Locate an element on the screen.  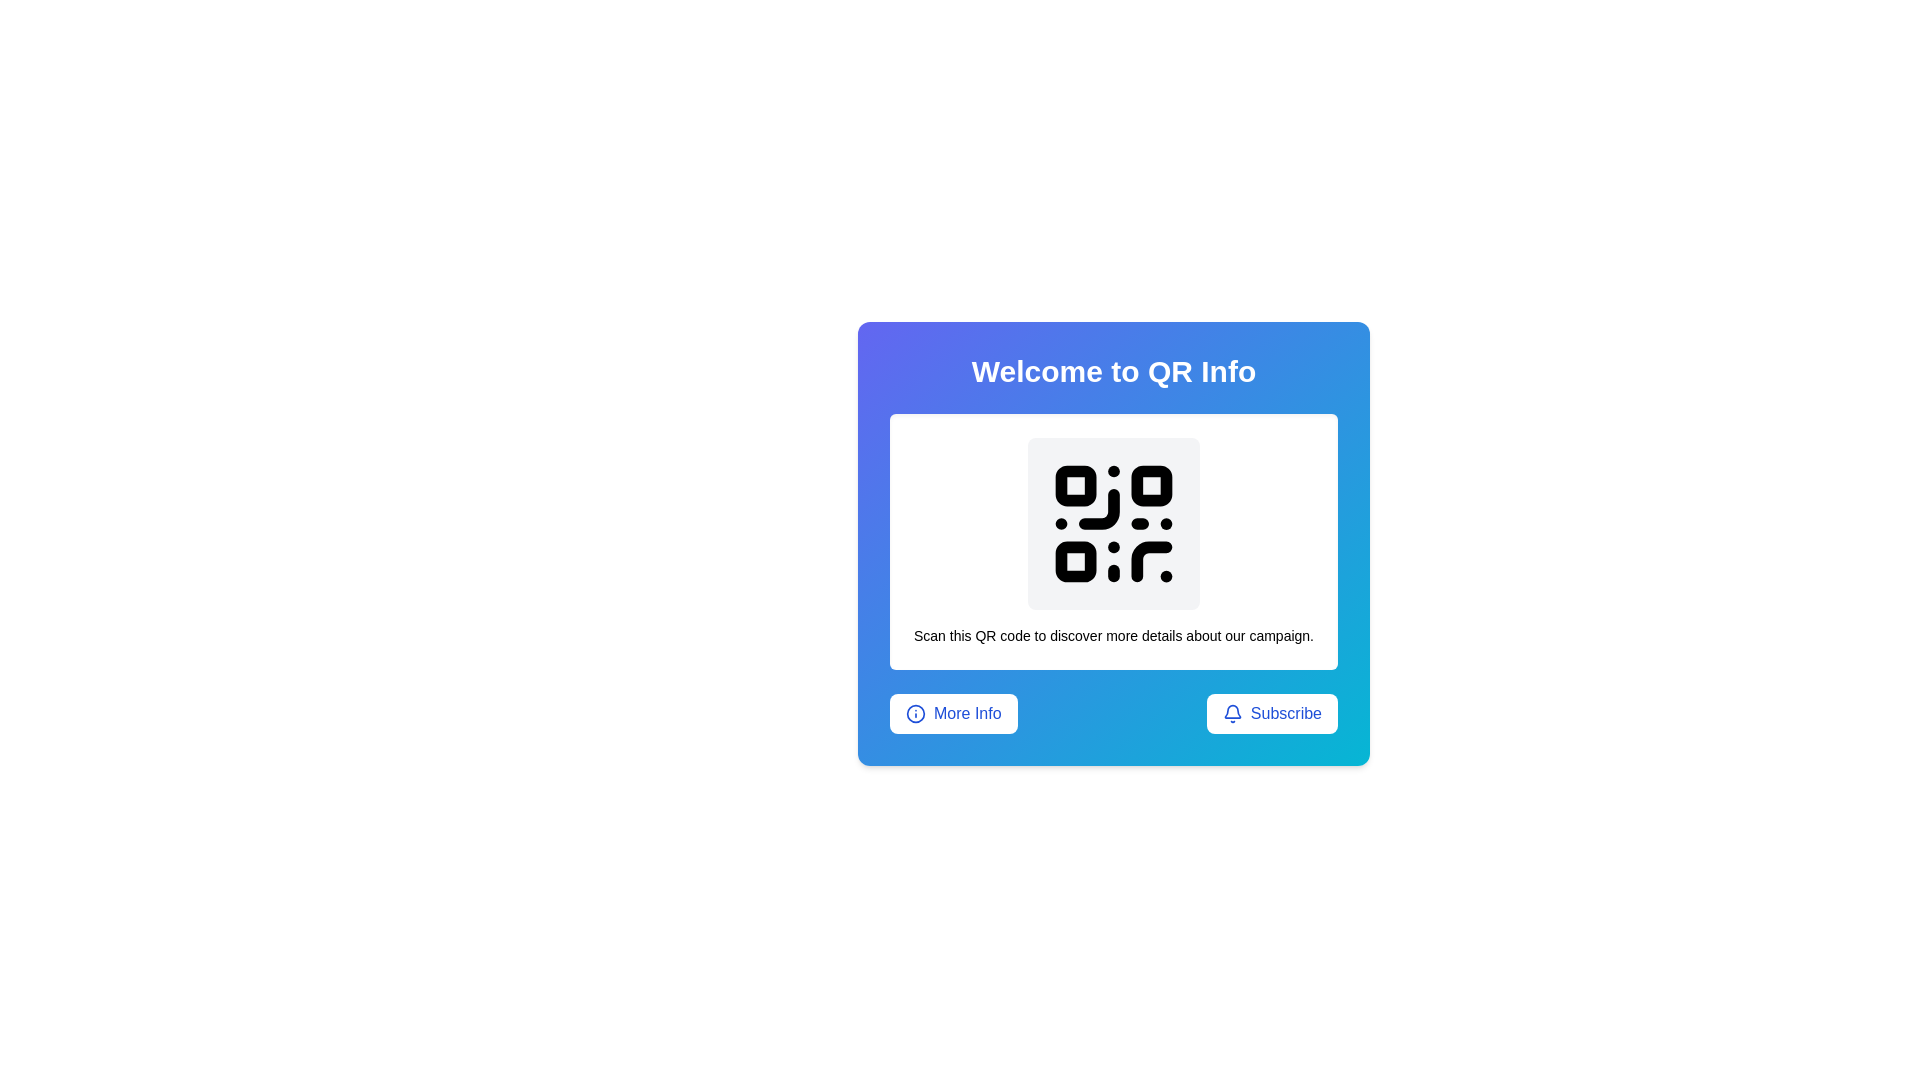
the small square shape with rounded corners that is part of the QR code representation, located in the top-left corner of the QR code structure is located at coordinates (1075, 486).